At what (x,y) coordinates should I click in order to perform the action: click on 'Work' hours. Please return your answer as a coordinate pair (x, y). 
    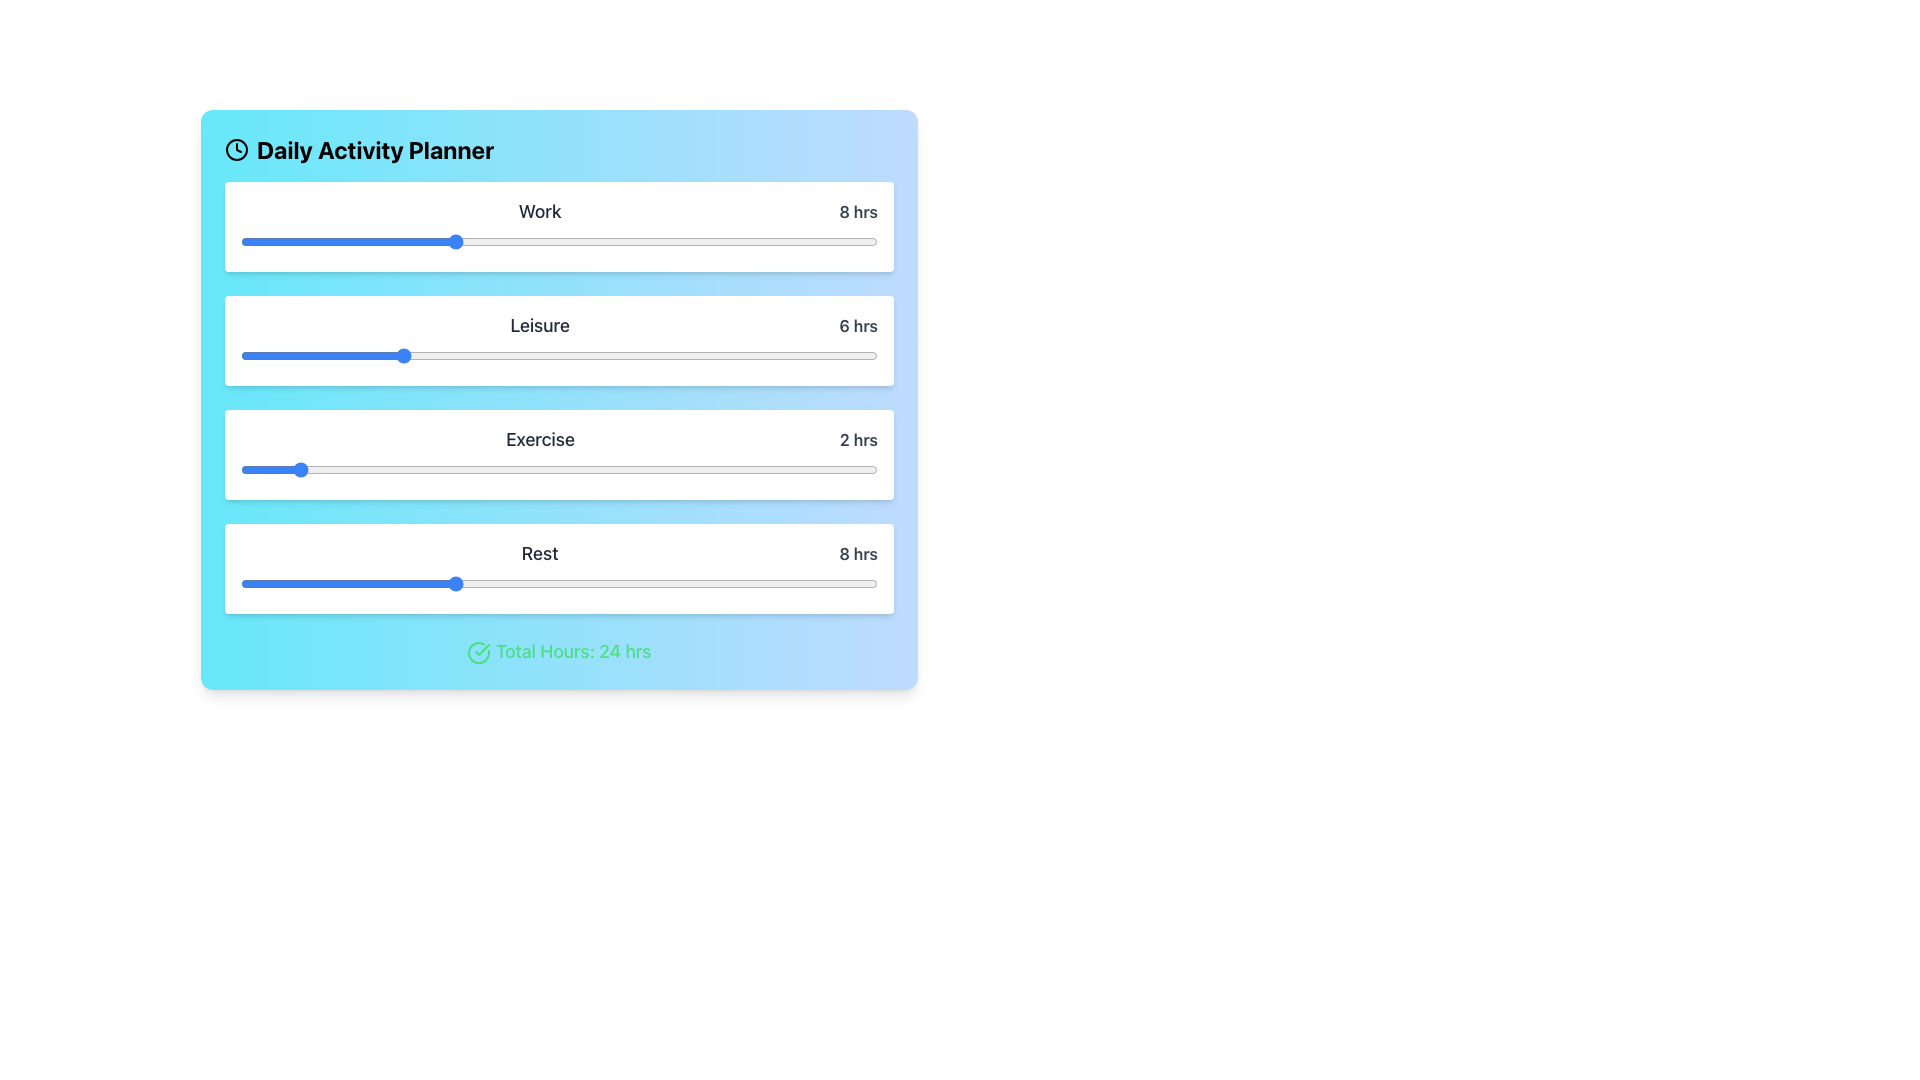
    Looking at the image, I should click on (425, 241).